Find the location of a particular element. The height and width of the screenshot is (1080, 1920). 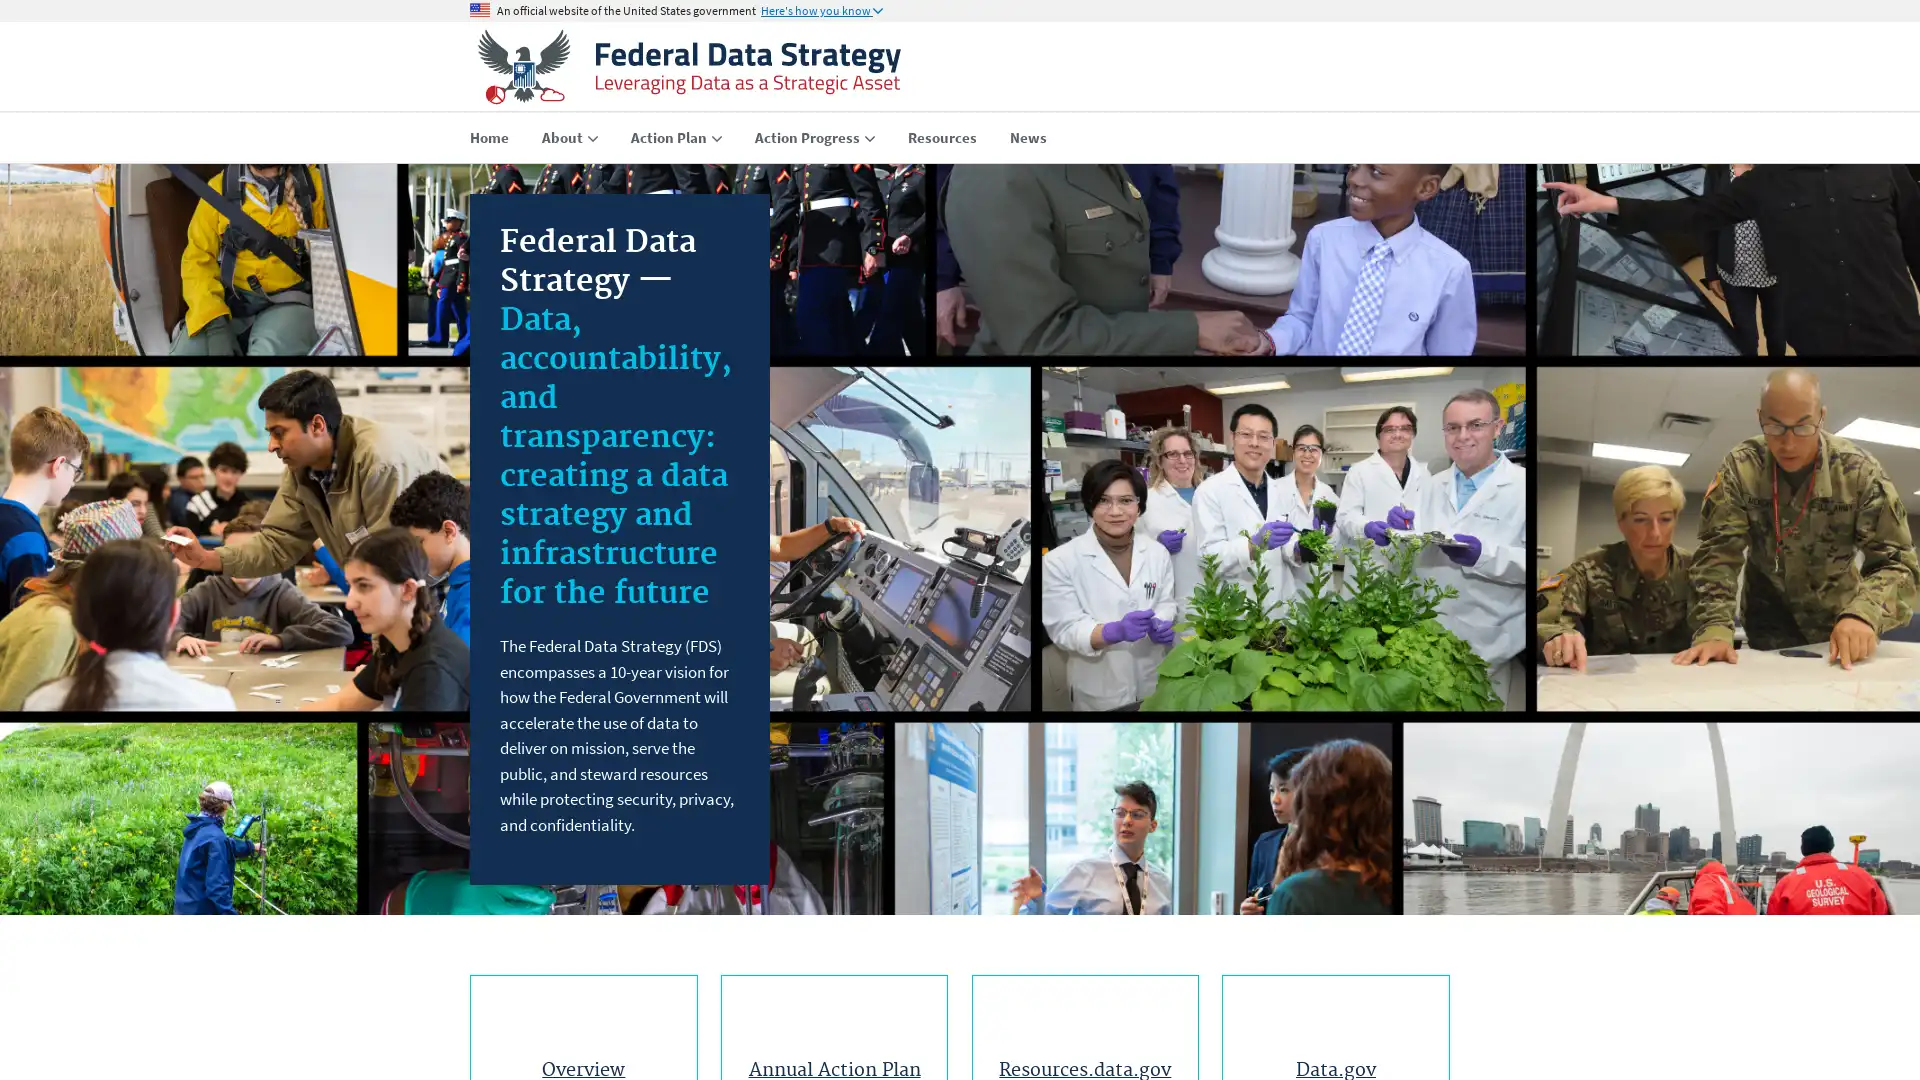

About is located at coordinates (569, 136).